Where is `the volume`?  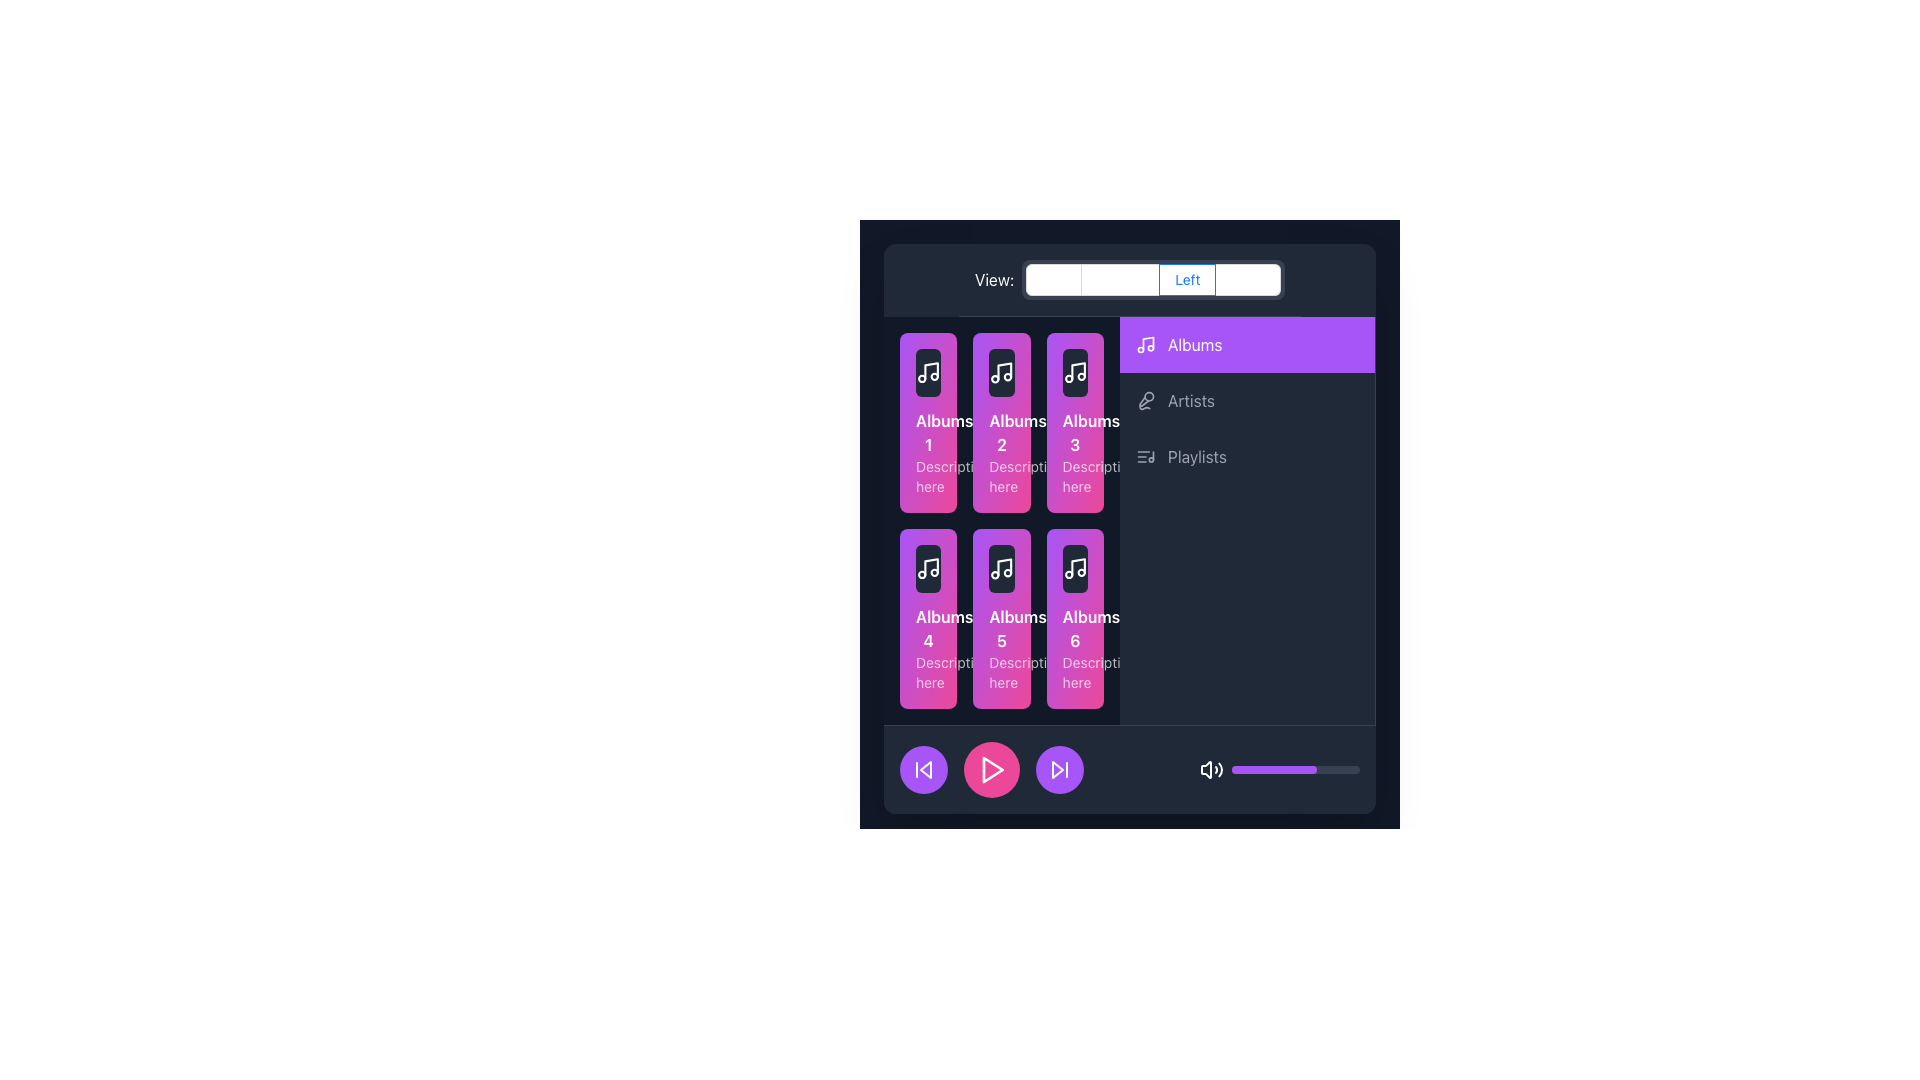
the volume is located at coordinates (1272, 769).